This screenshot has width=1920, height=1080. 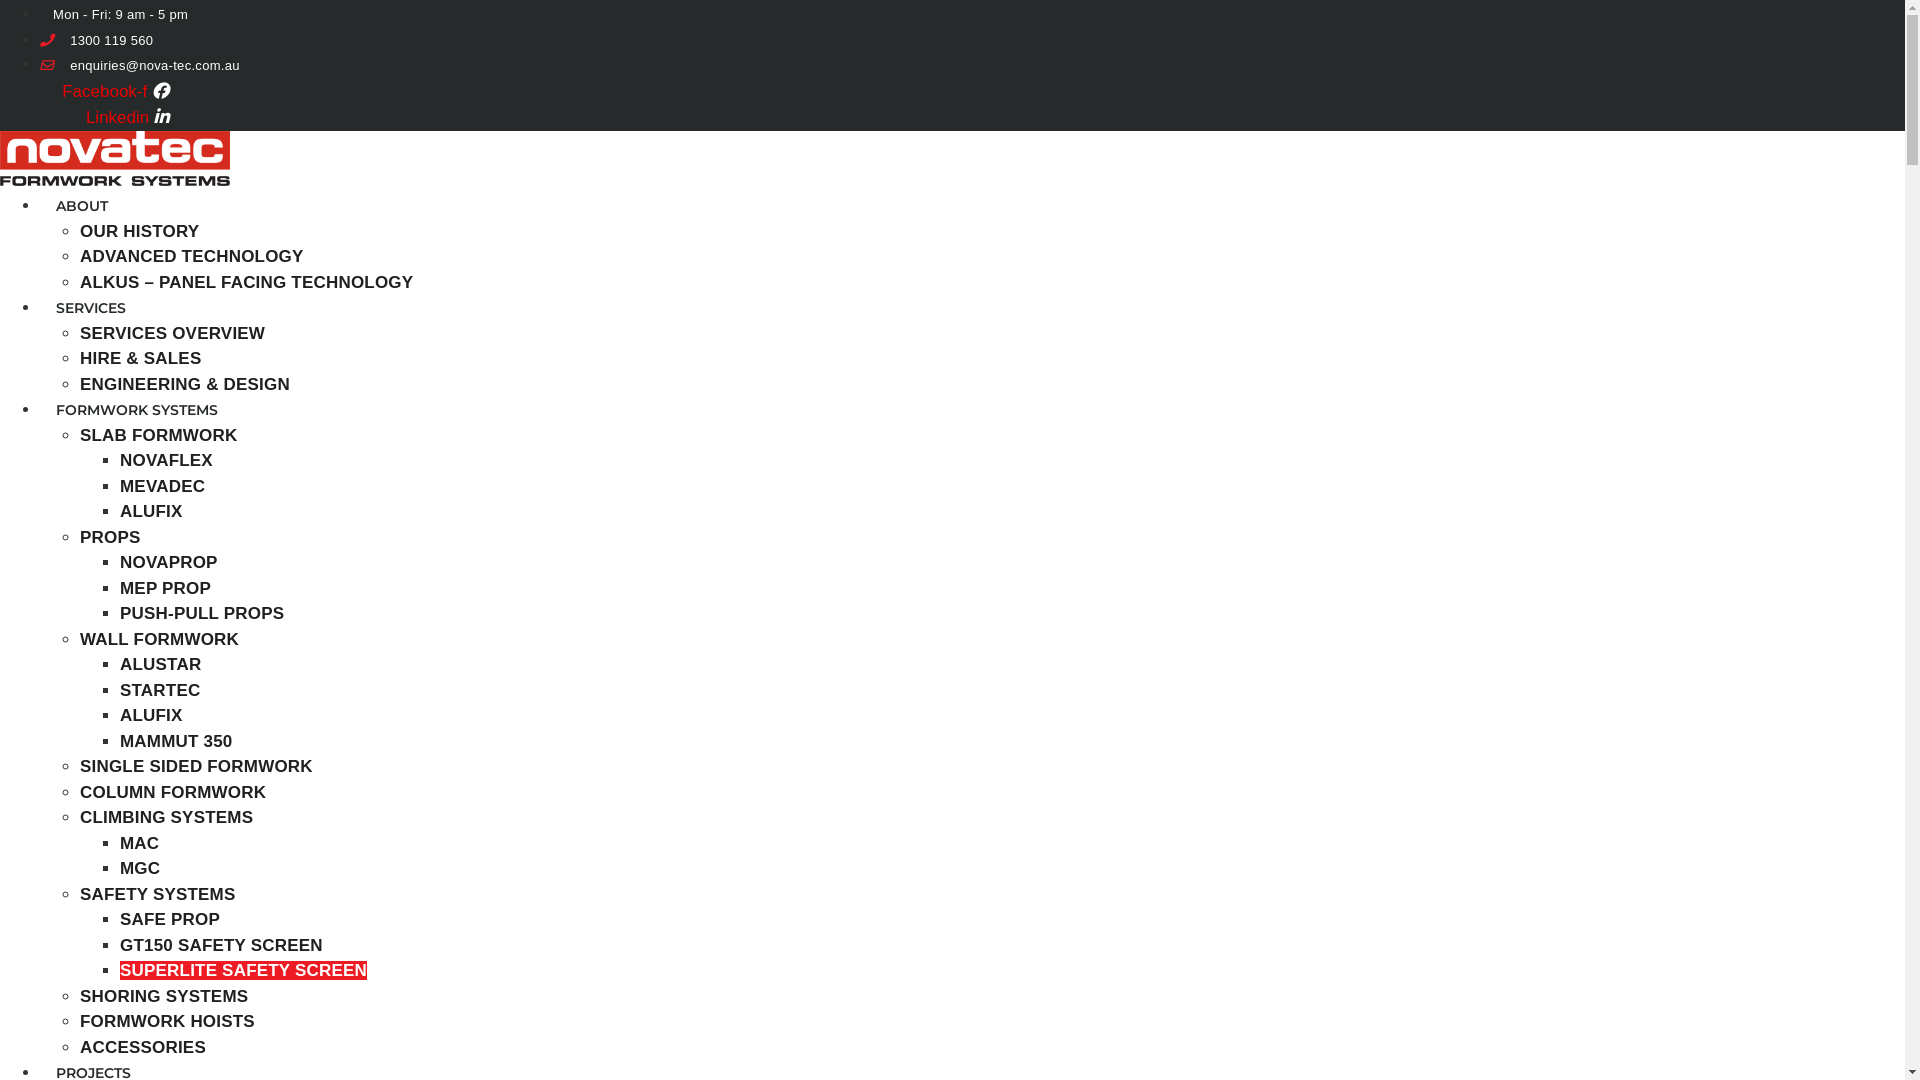 What do you see at coordinates (119, 969) in the screenshot?
I see `'SUPERLITE SAFETY SCREEN'` at bounding box center [119, 969].